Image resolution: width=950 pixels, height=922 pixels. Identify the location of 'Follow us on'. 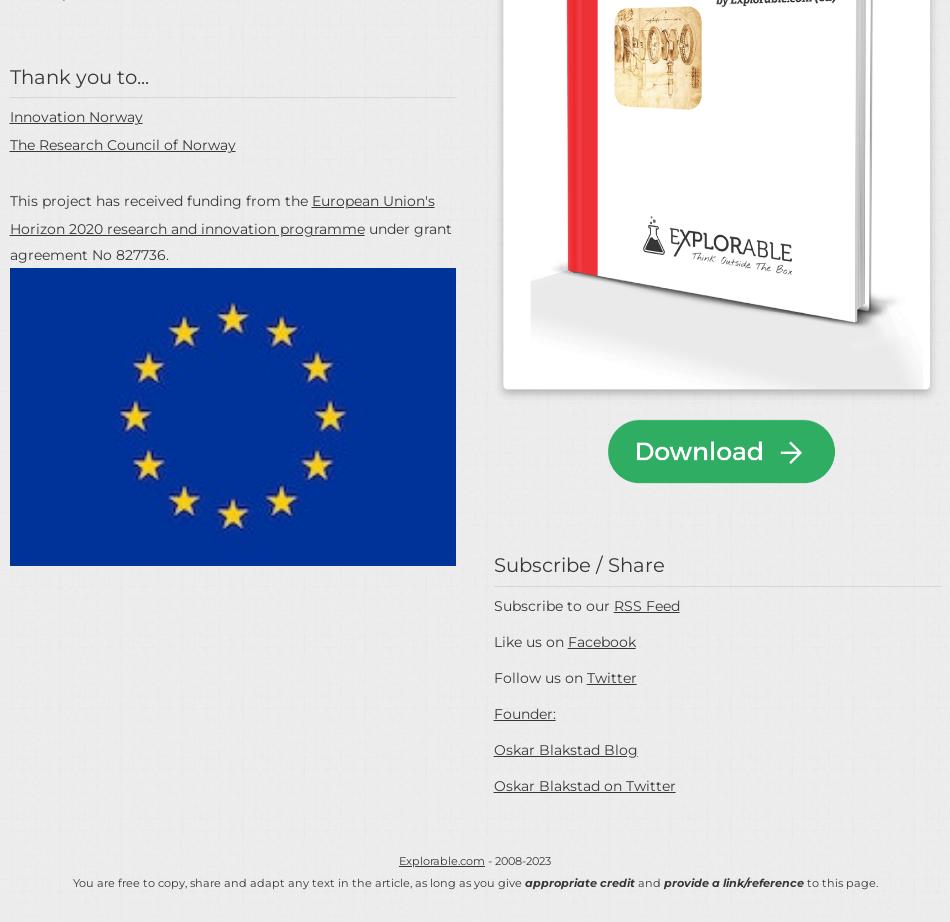
(492, 677).